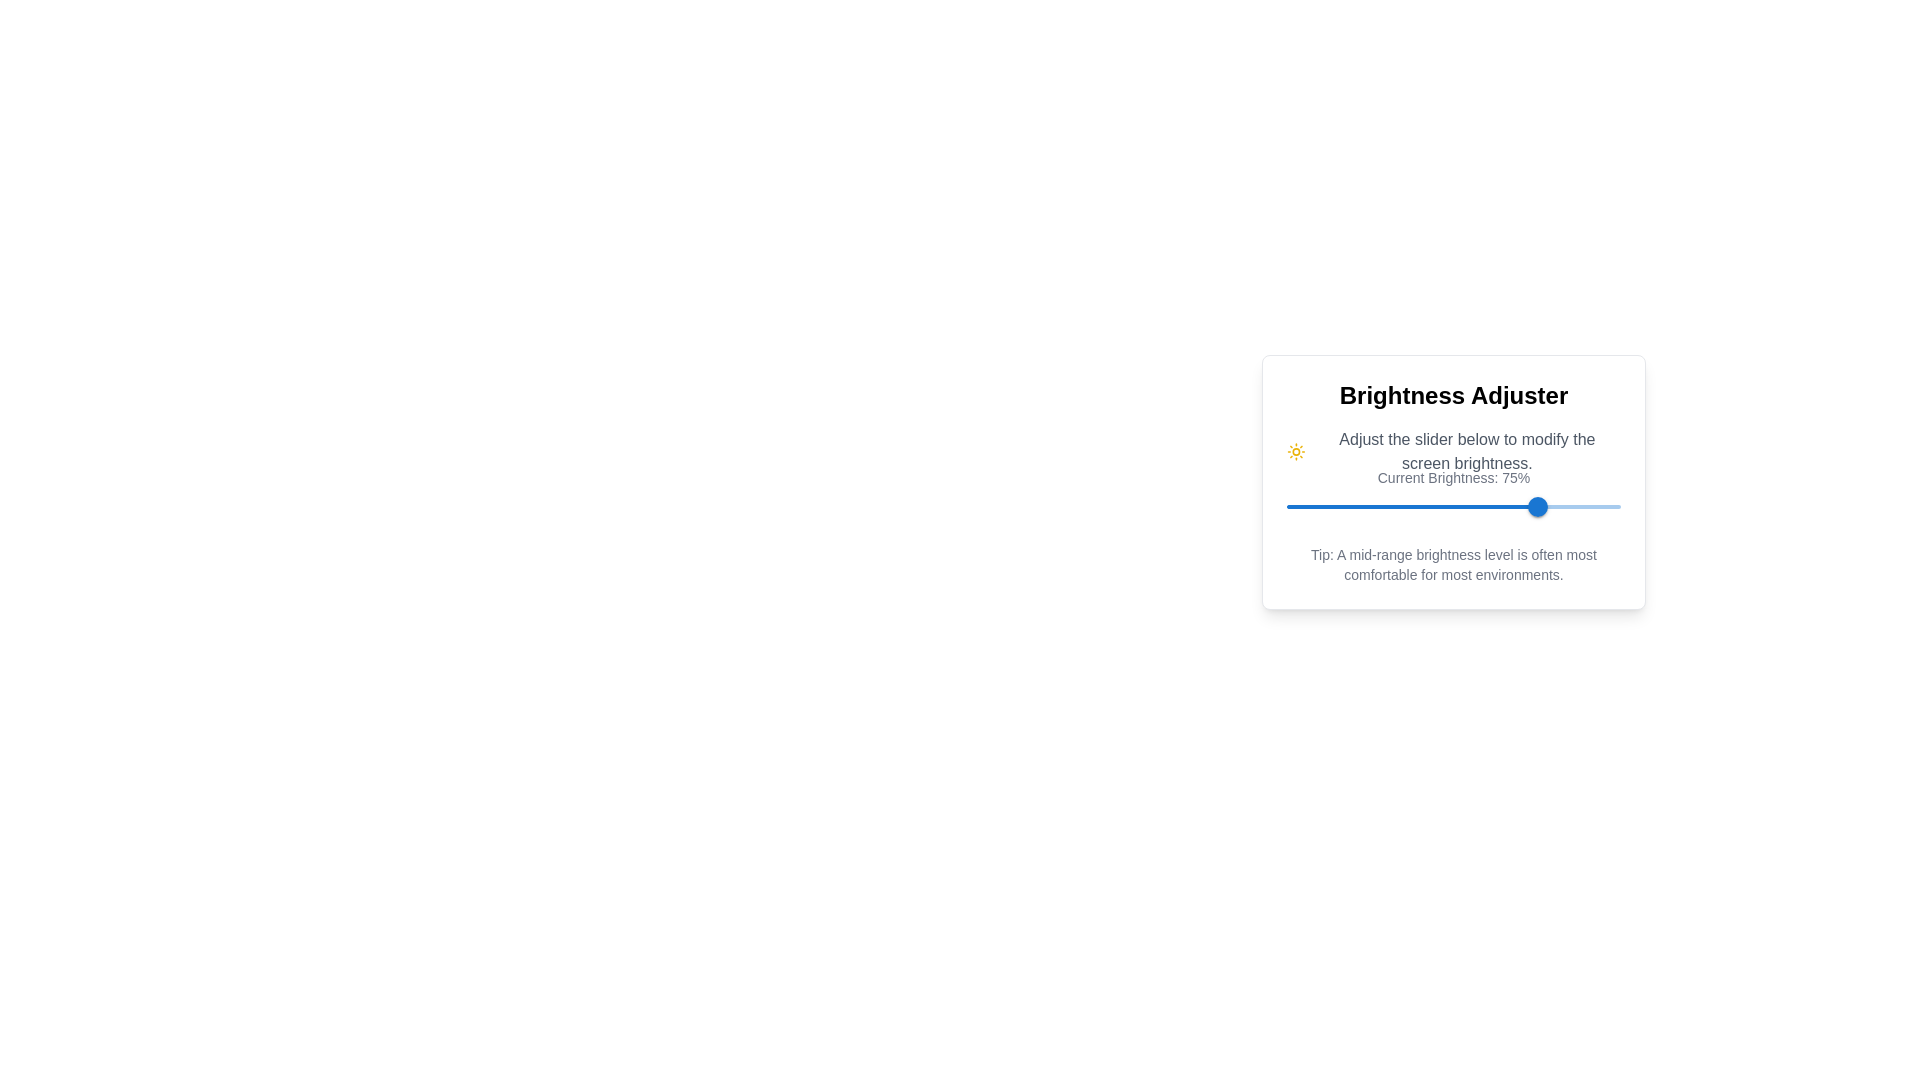 The image size is (1920, 1080). Describe the element at coordinates (1347, 505) in the screenshot. I see `the brightness` at that location.